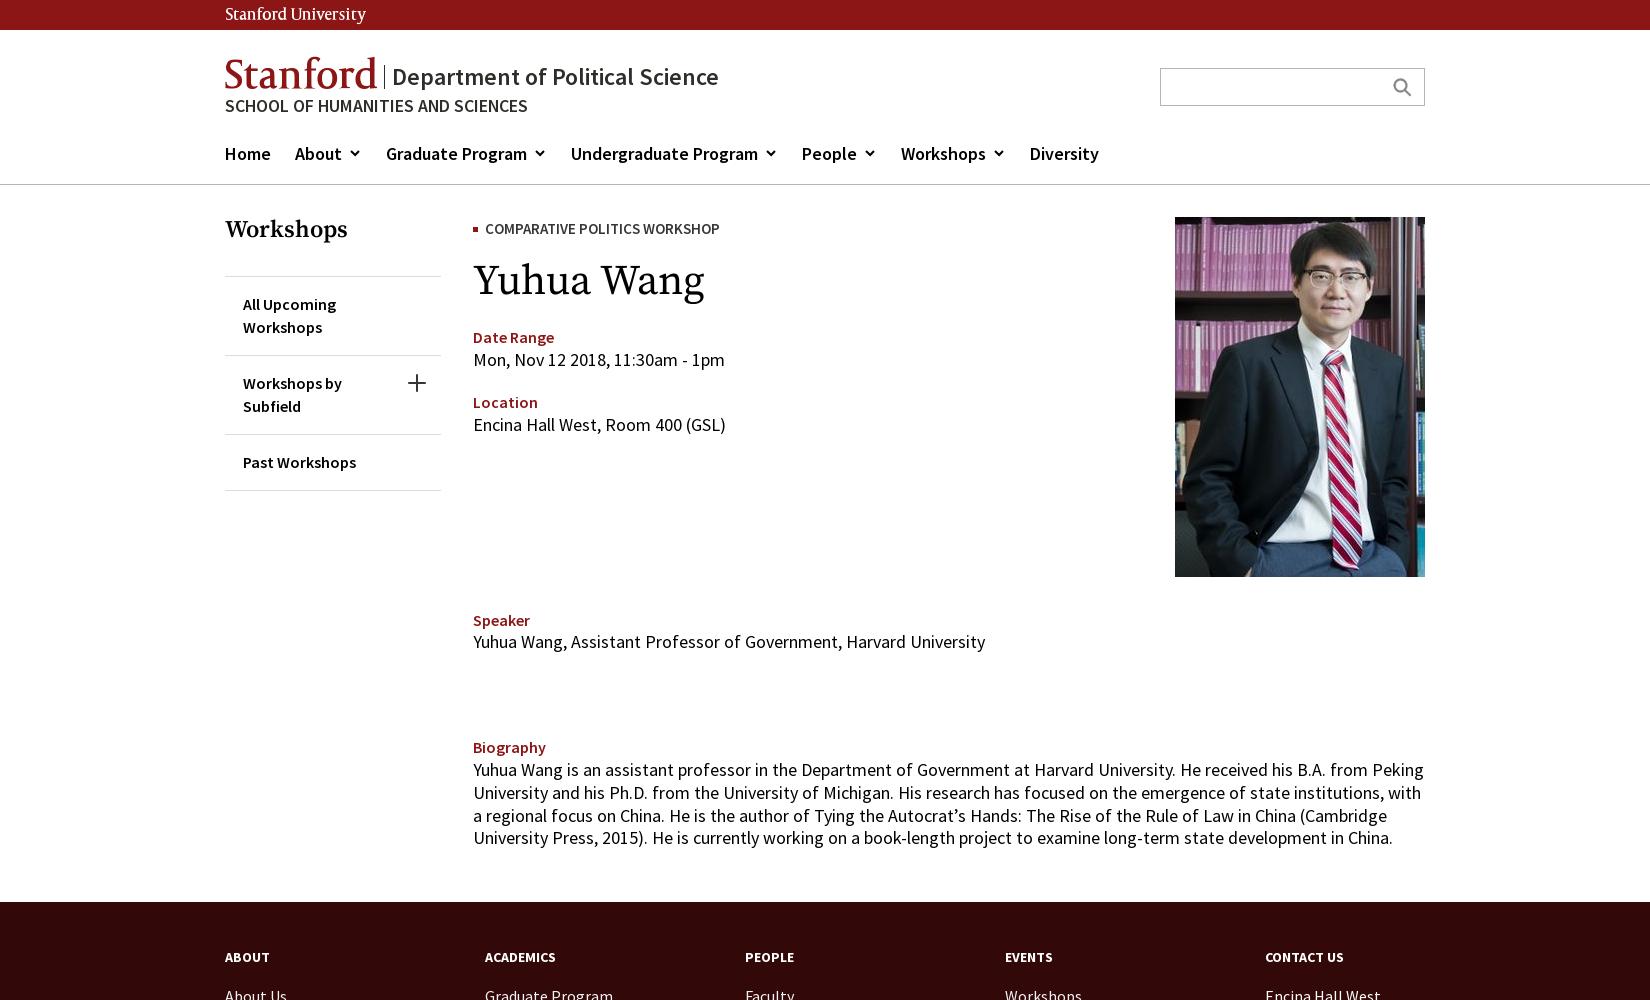 The height and width of the screenshot is (1000, 1650). I want to click on 'Stanford', so click(301, 77).